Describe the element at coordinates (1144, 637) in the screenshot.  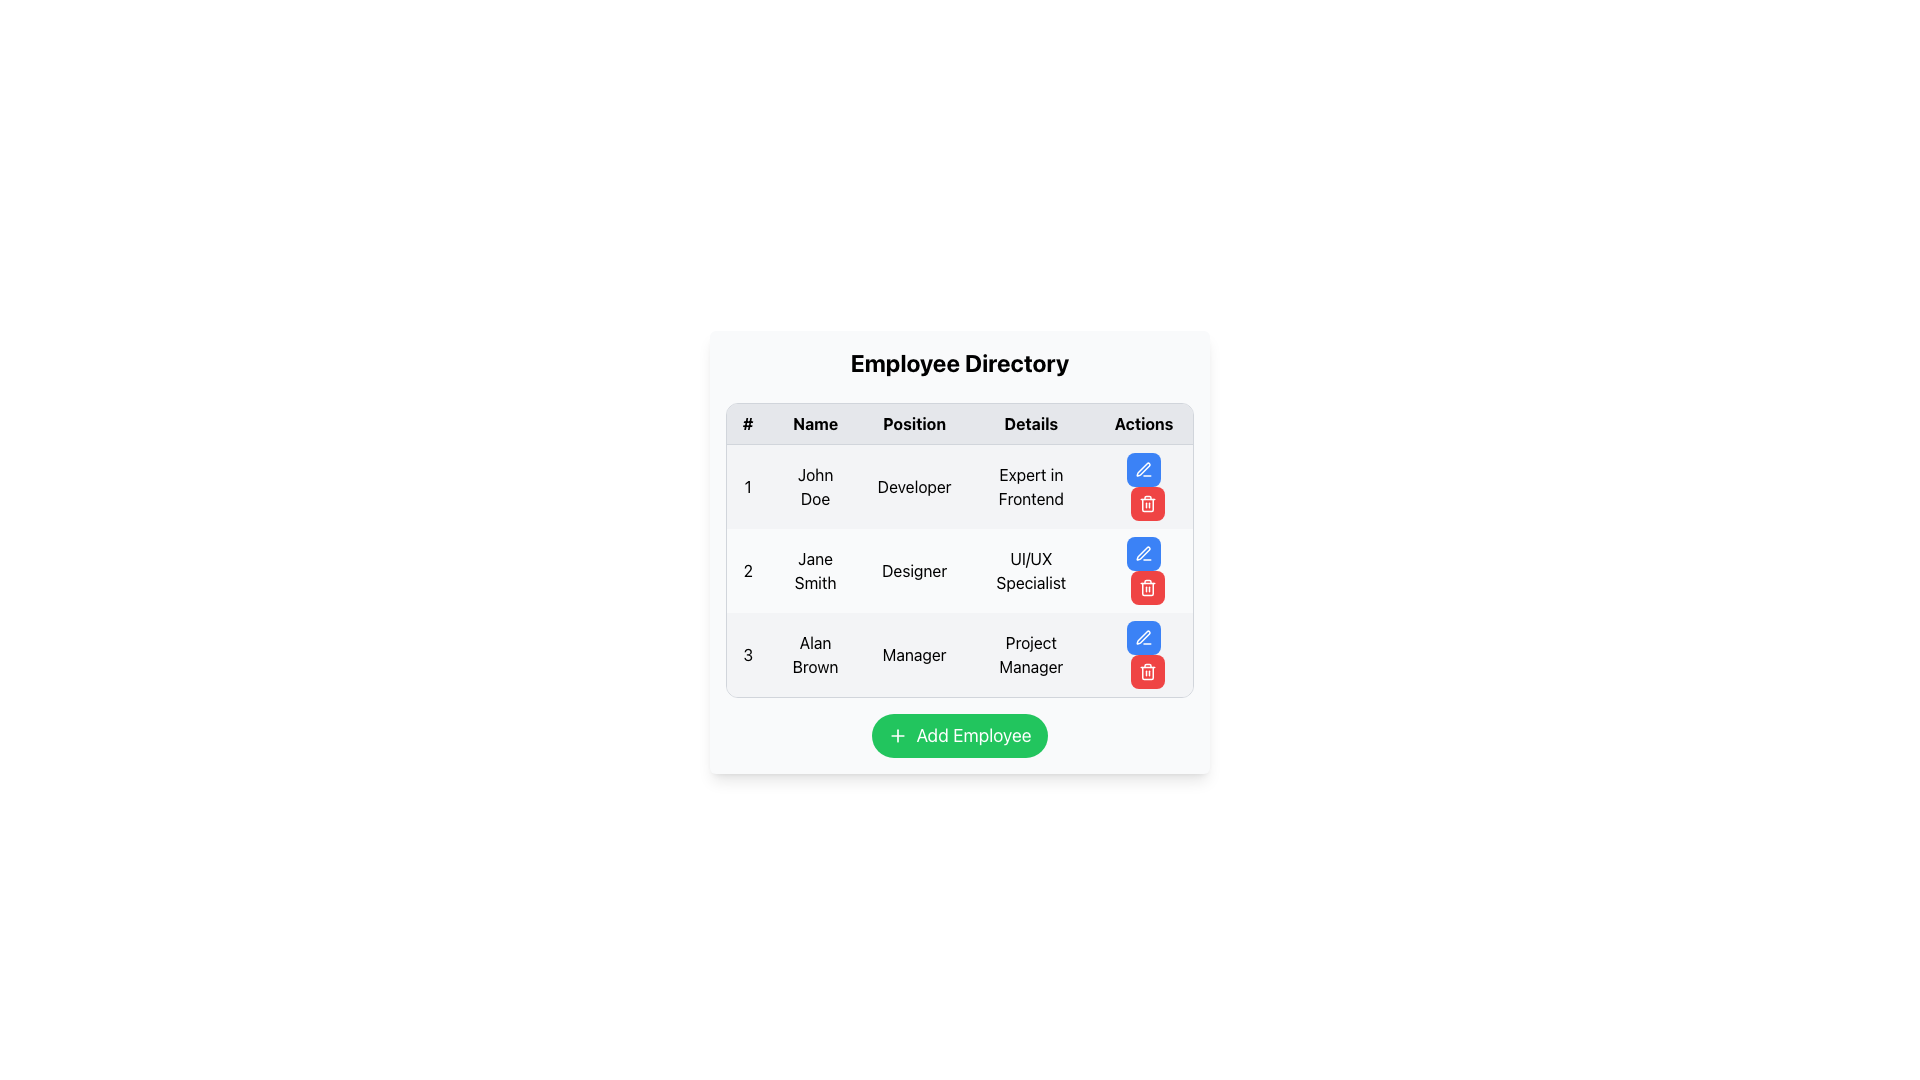
I see `the button with a pen icon on a blue background located in the 'Actions' column for 'Alan Brown'` at that location.